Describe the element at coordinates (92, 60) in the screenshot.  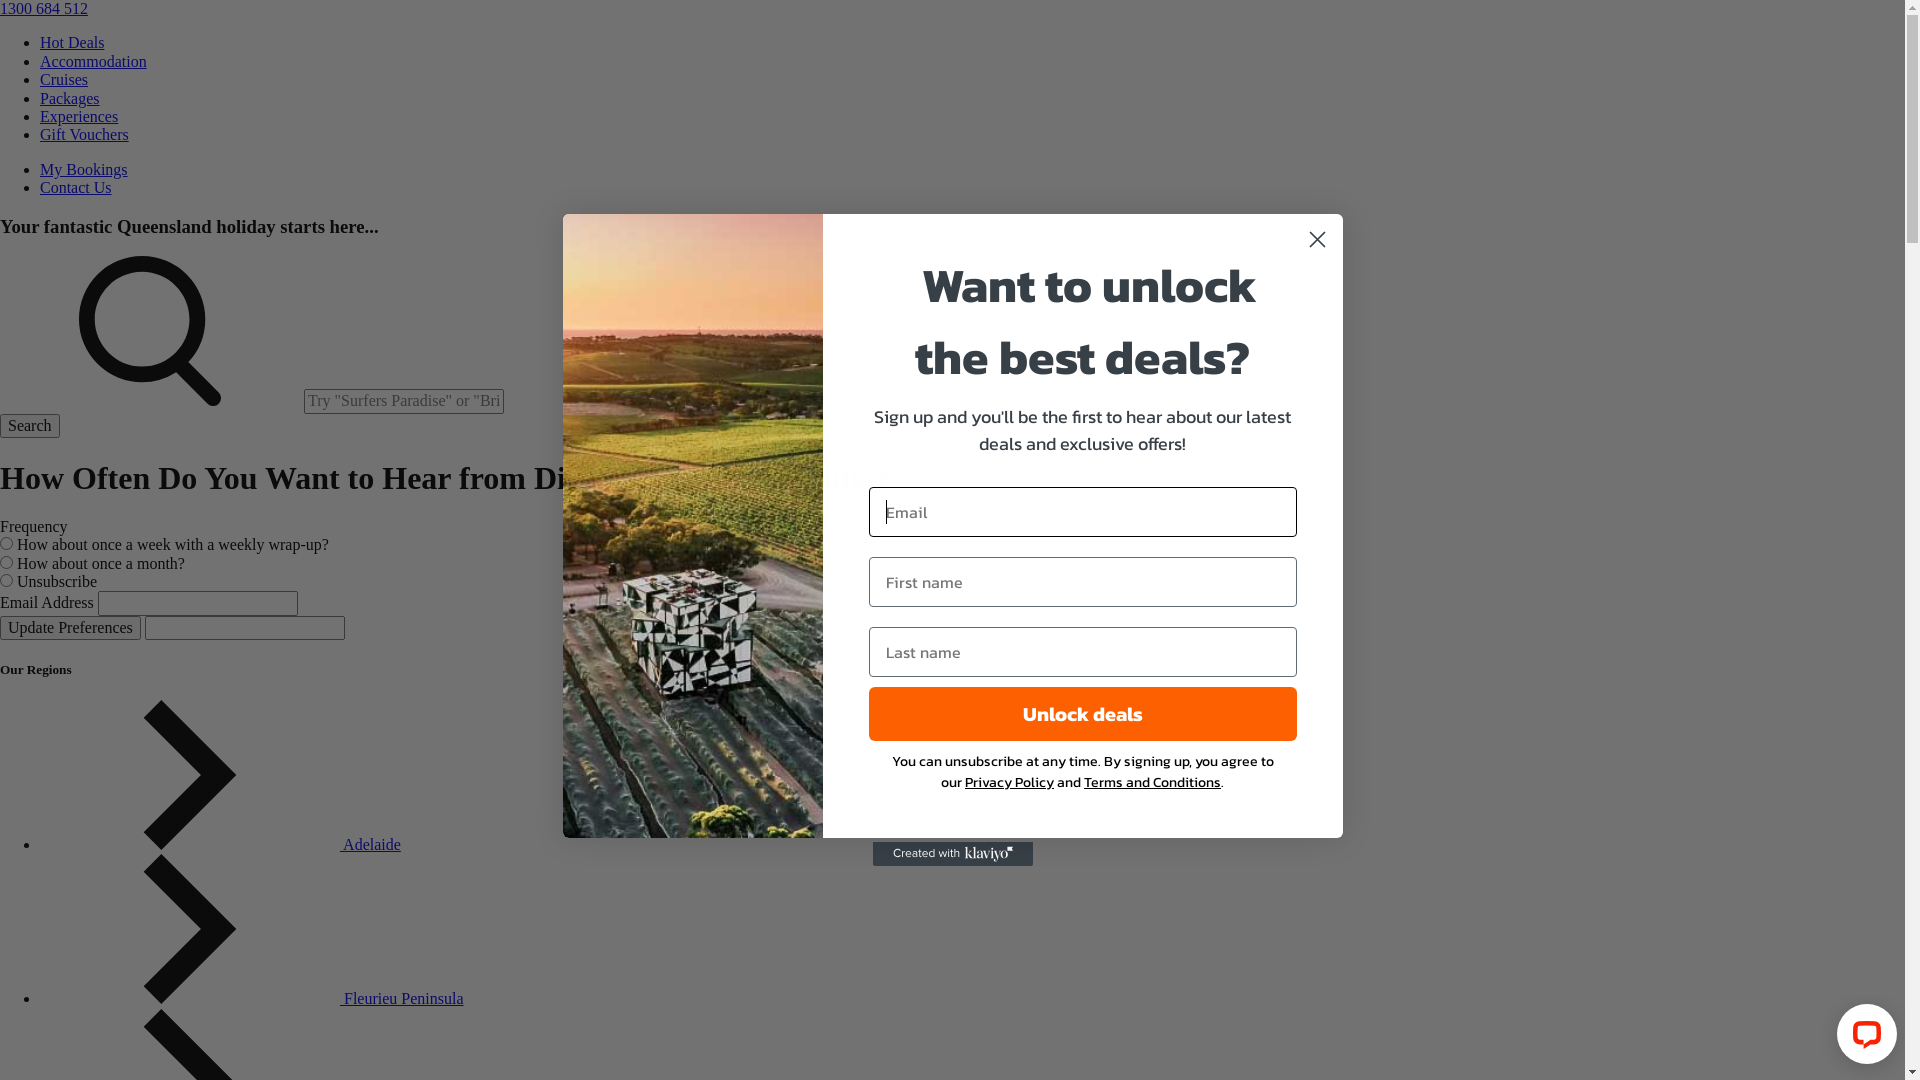
I see `'Accommodation'` at that location.